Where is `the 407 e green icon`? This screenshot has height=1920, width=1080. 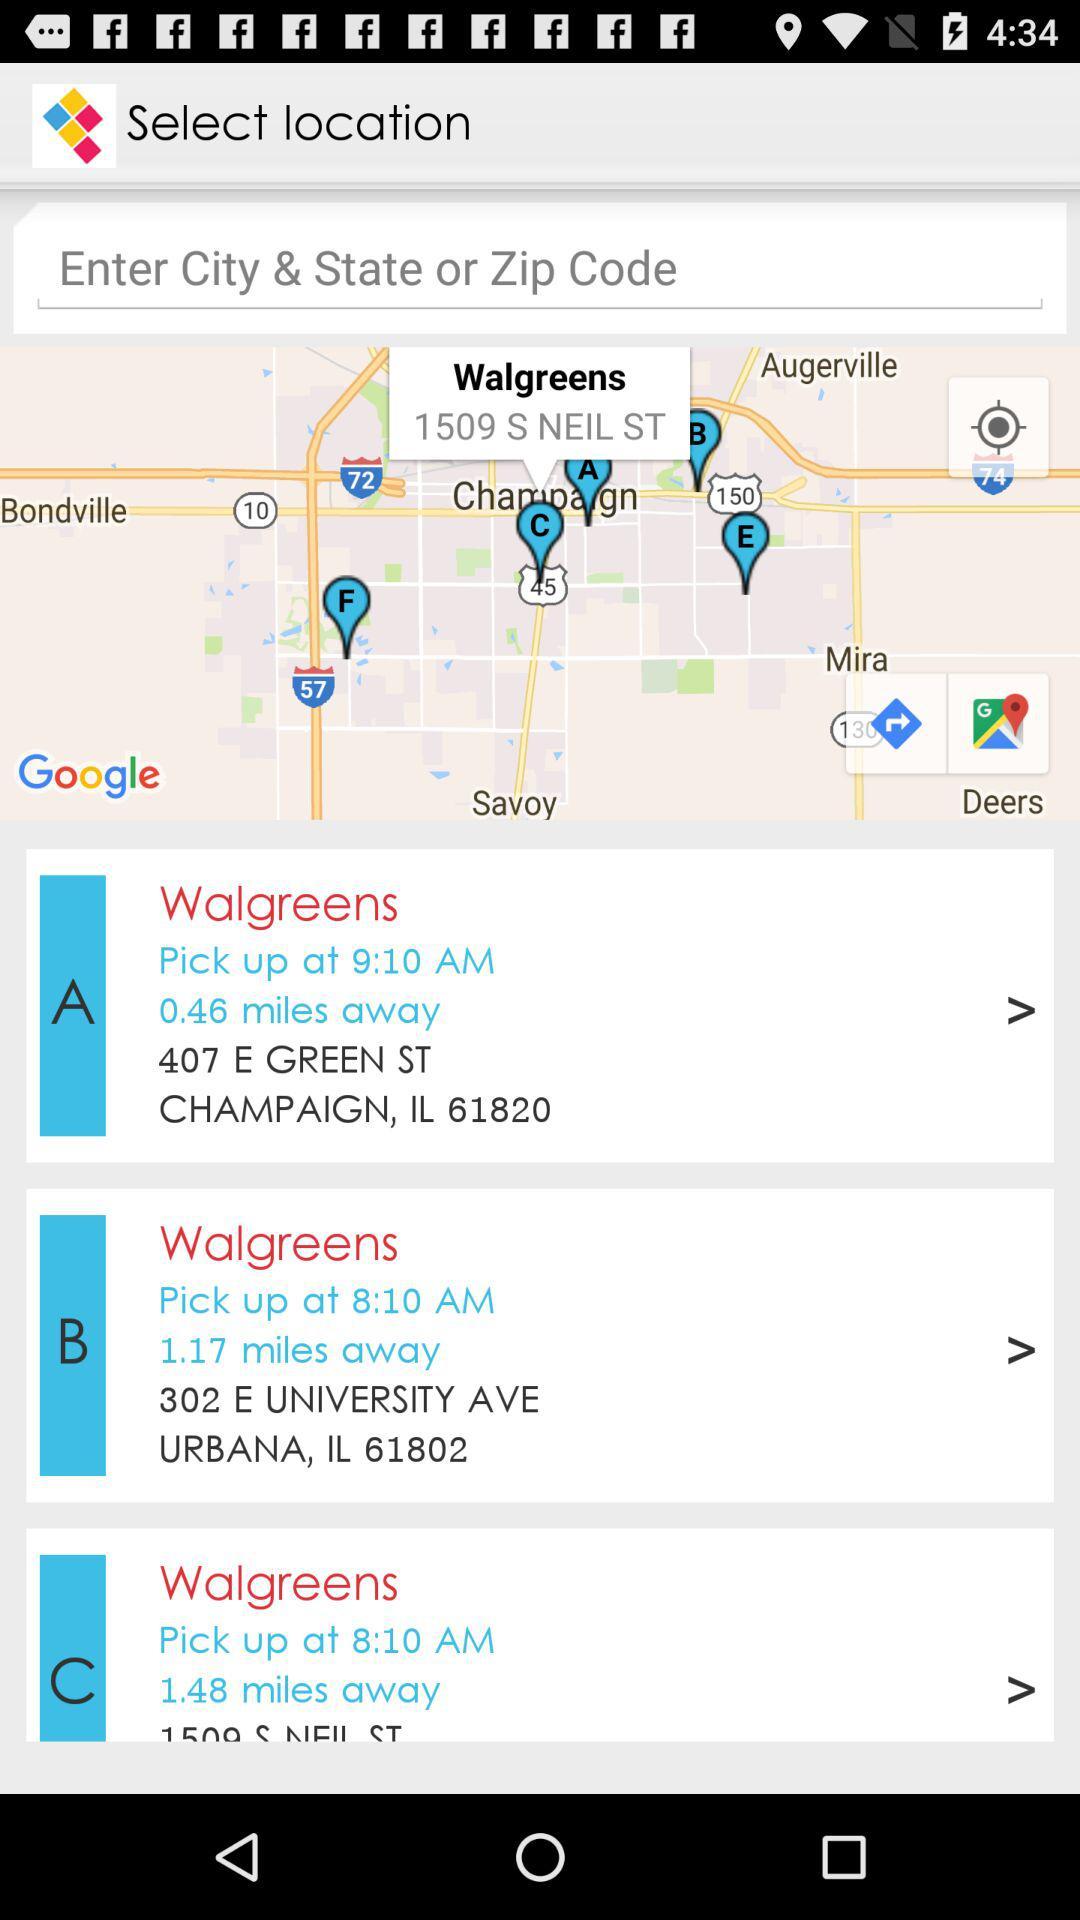
the 407 e green icon is located at coordinates (294, 1060).